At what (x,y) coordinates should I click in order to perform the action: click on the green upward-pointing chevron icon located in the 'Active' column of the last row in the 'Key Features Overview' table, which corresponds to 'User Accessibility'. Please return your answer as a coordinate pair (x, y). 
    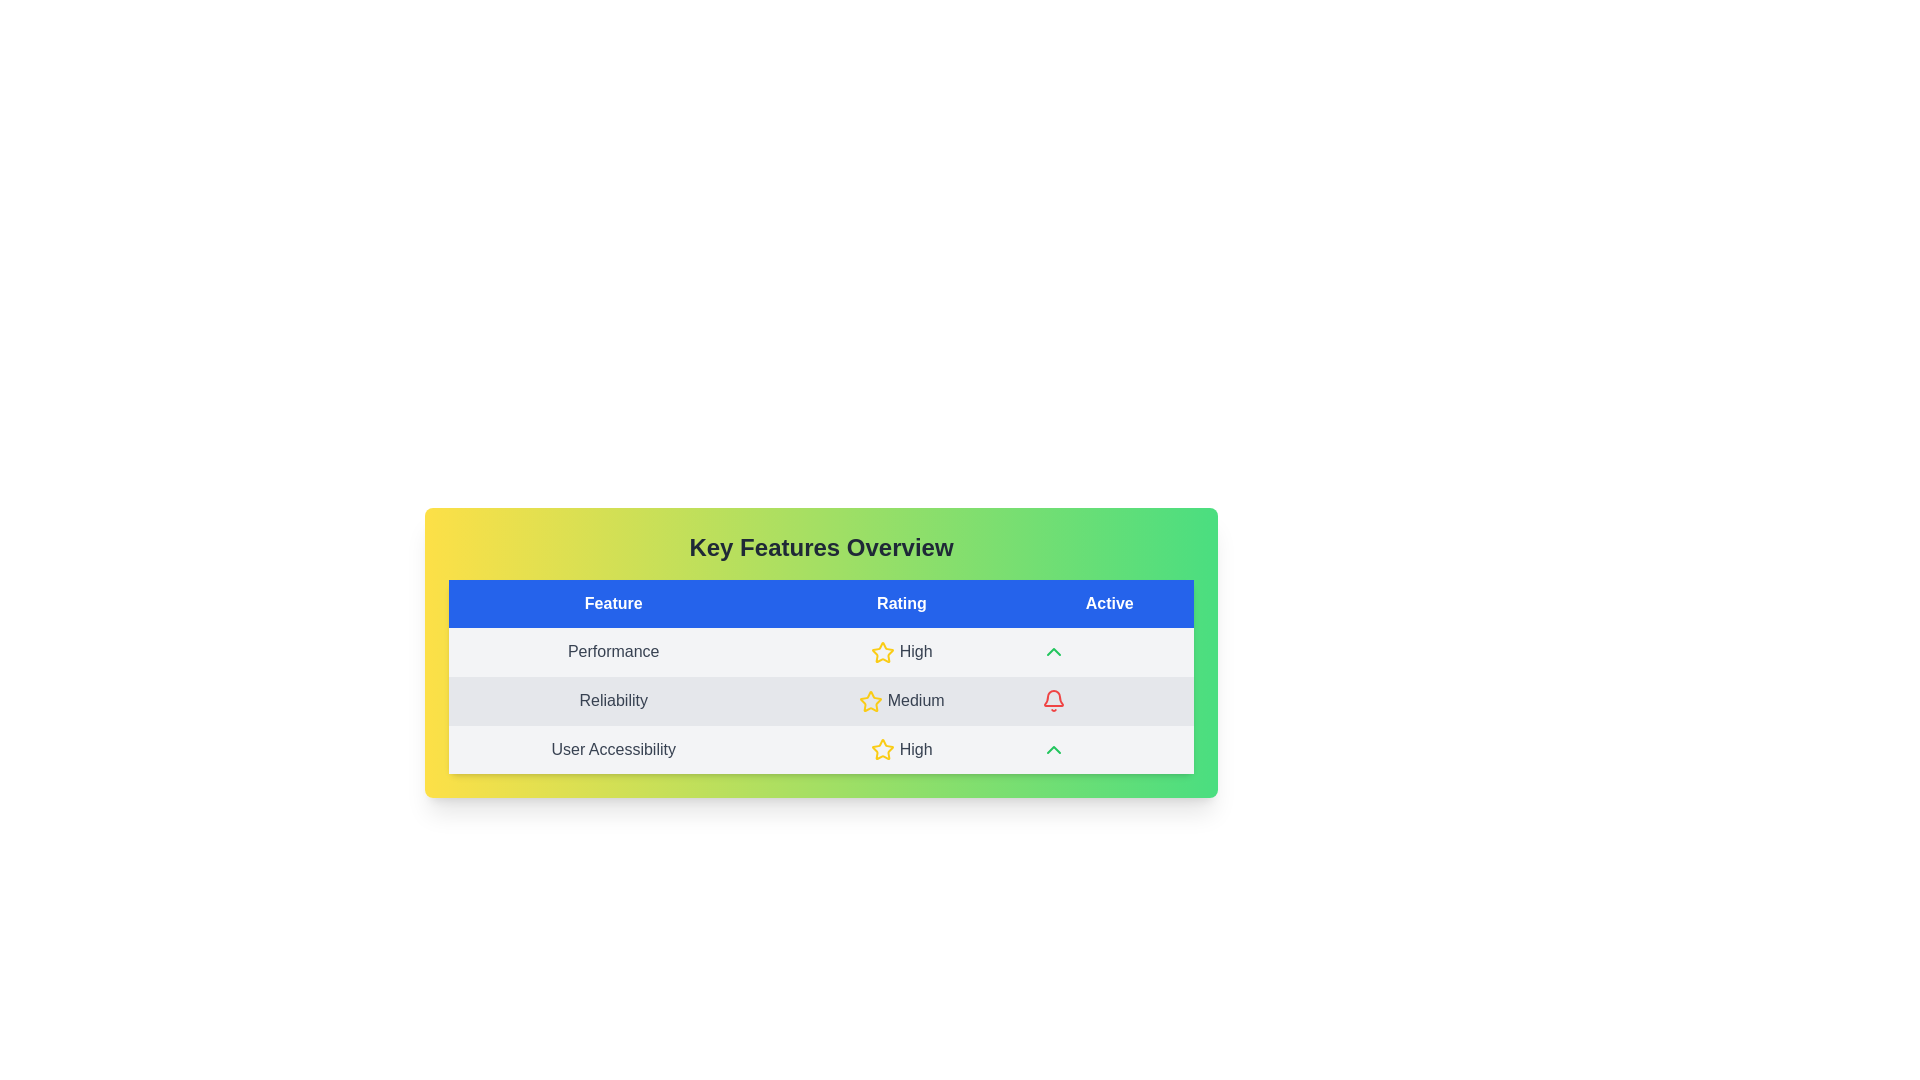
    Looking at the image, I should click on (1052, 749).